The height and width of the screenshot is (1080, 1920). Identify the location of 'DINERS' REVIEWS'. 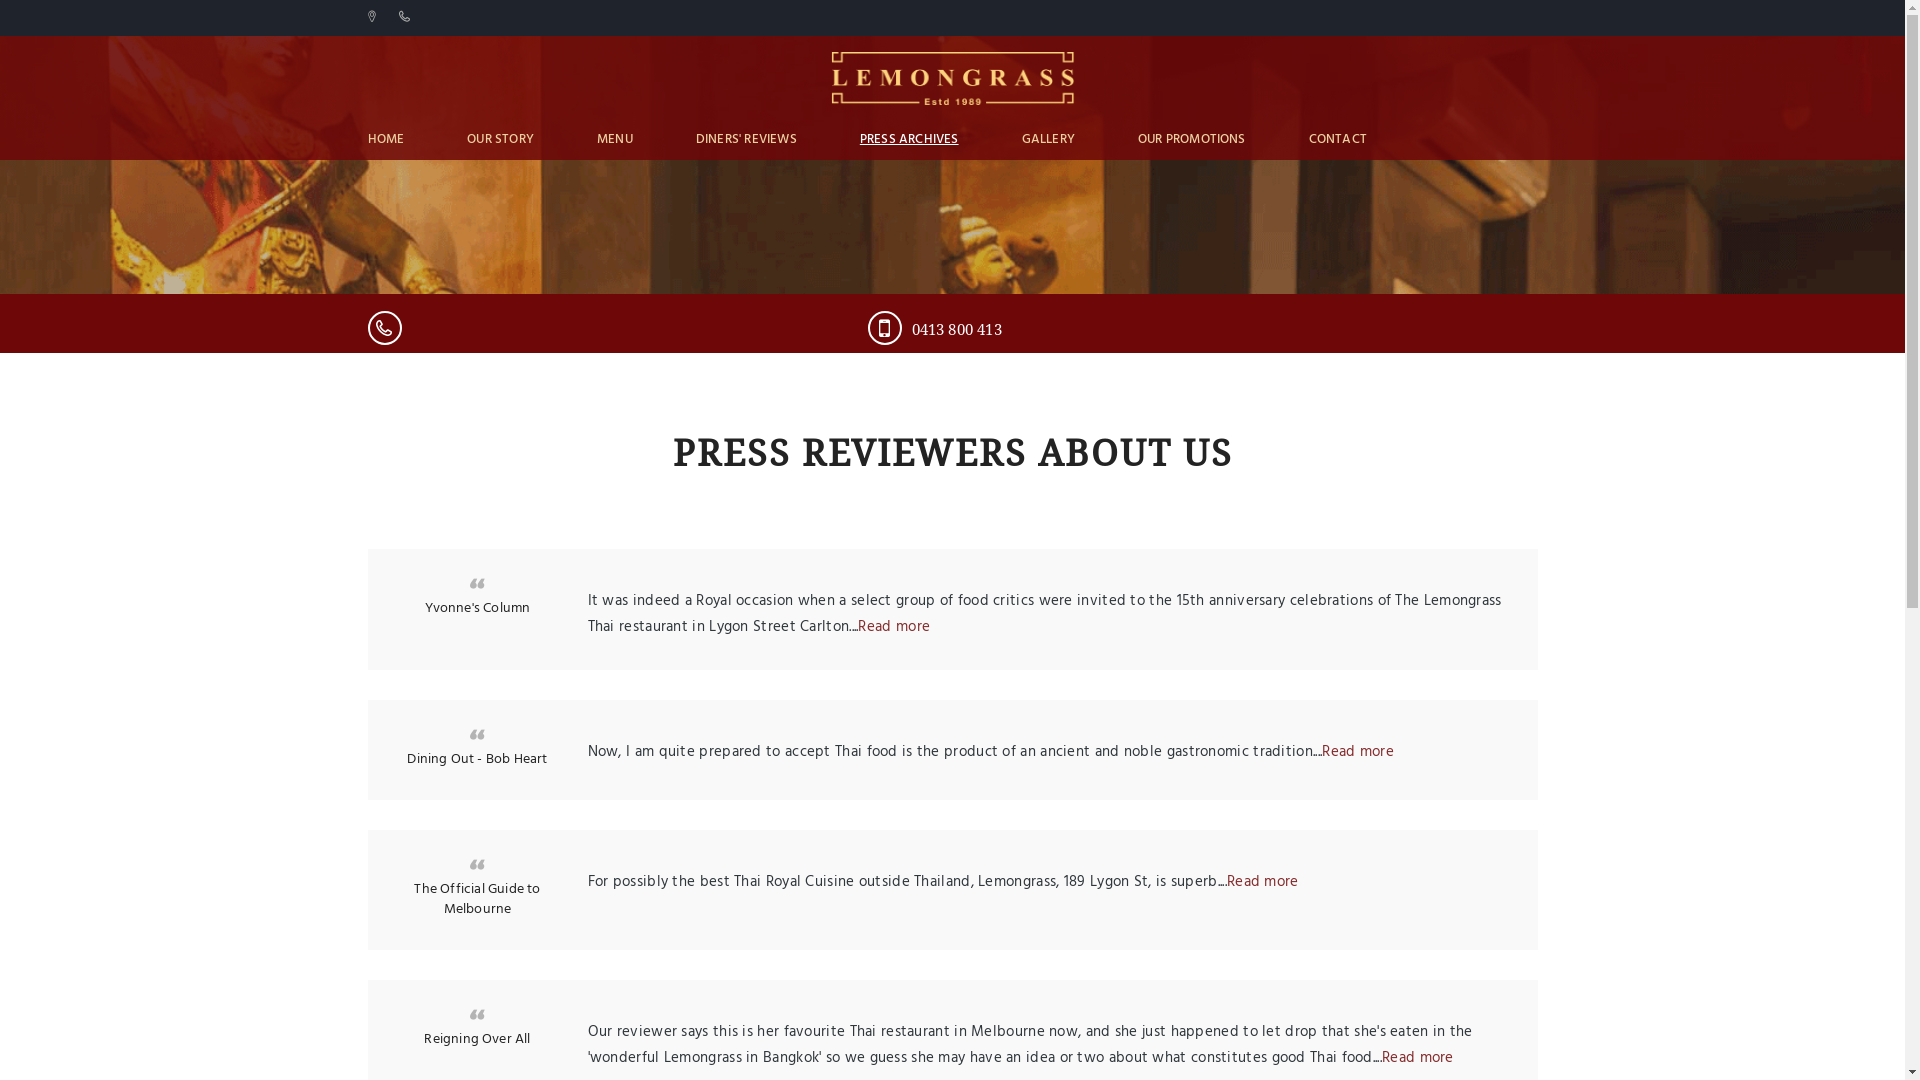
(696, 138).